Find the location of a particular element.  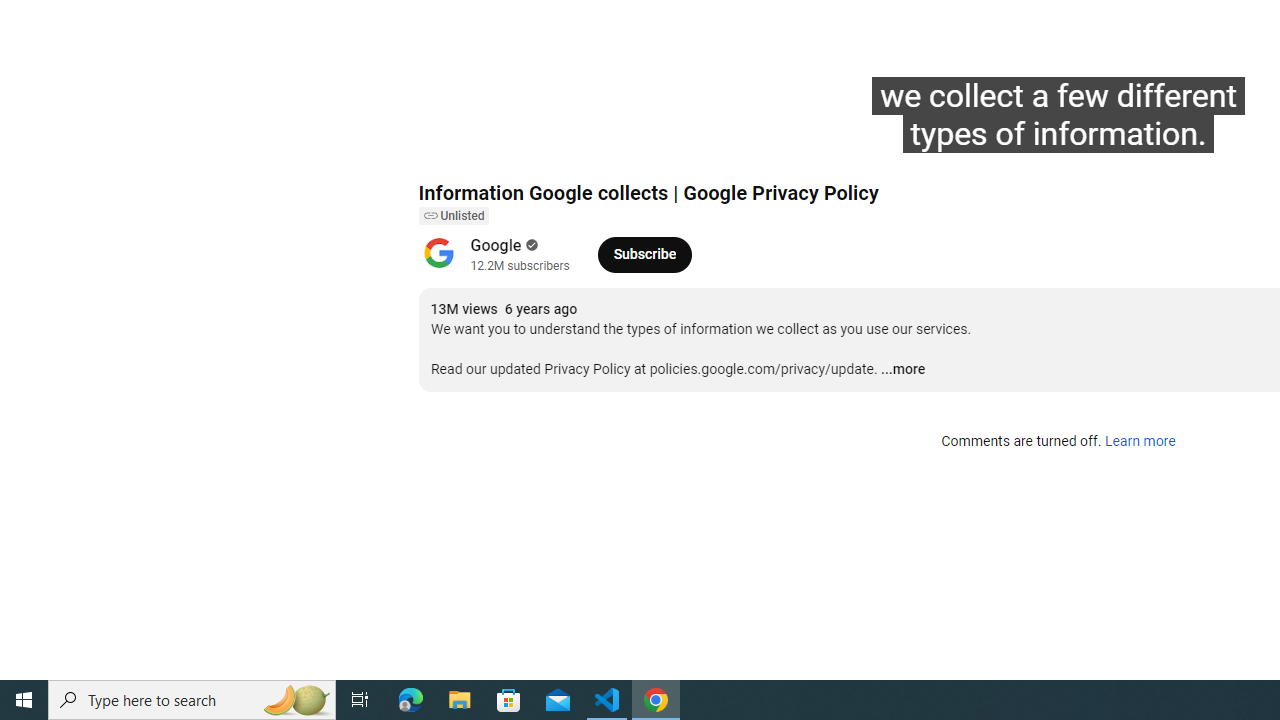

'...more' is located at coordinates (902, 370).